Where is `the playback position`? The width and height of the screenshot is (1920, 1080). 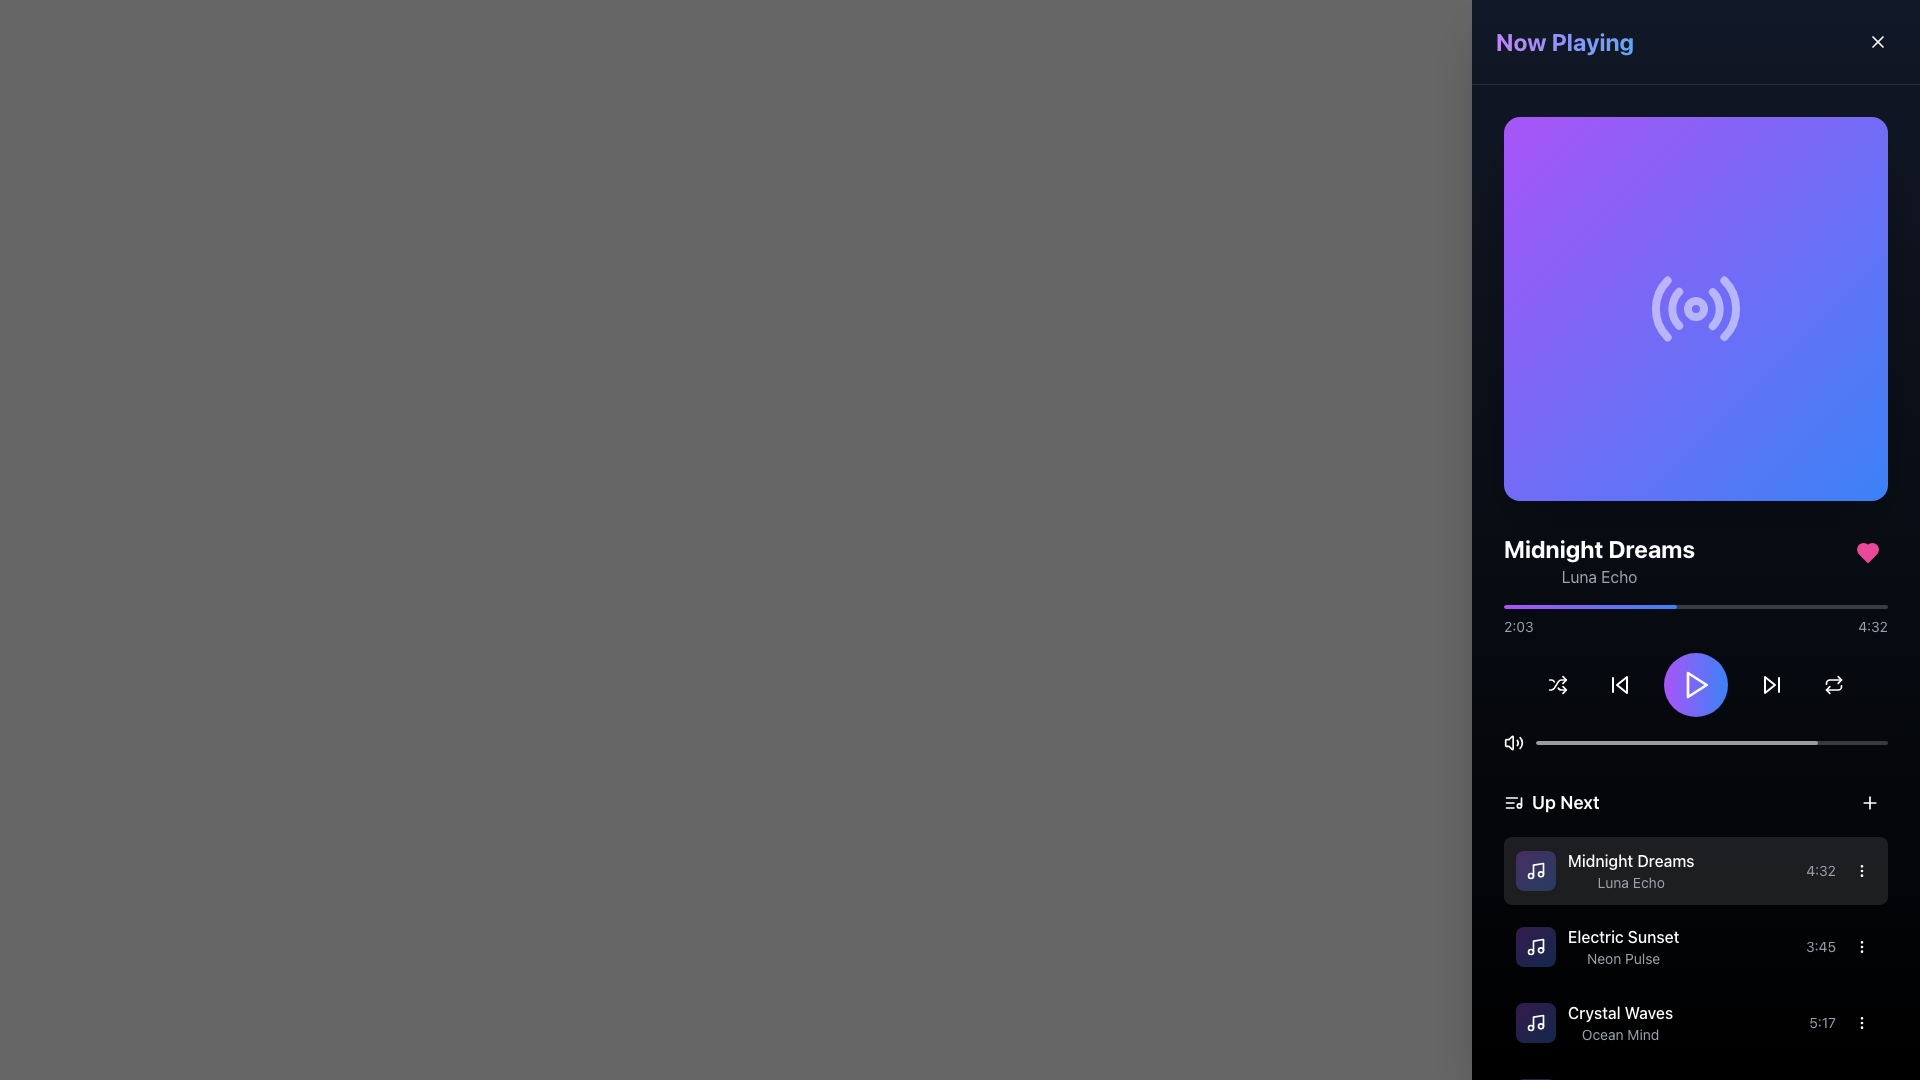 the playback position is located at coordinates (1572, 605).